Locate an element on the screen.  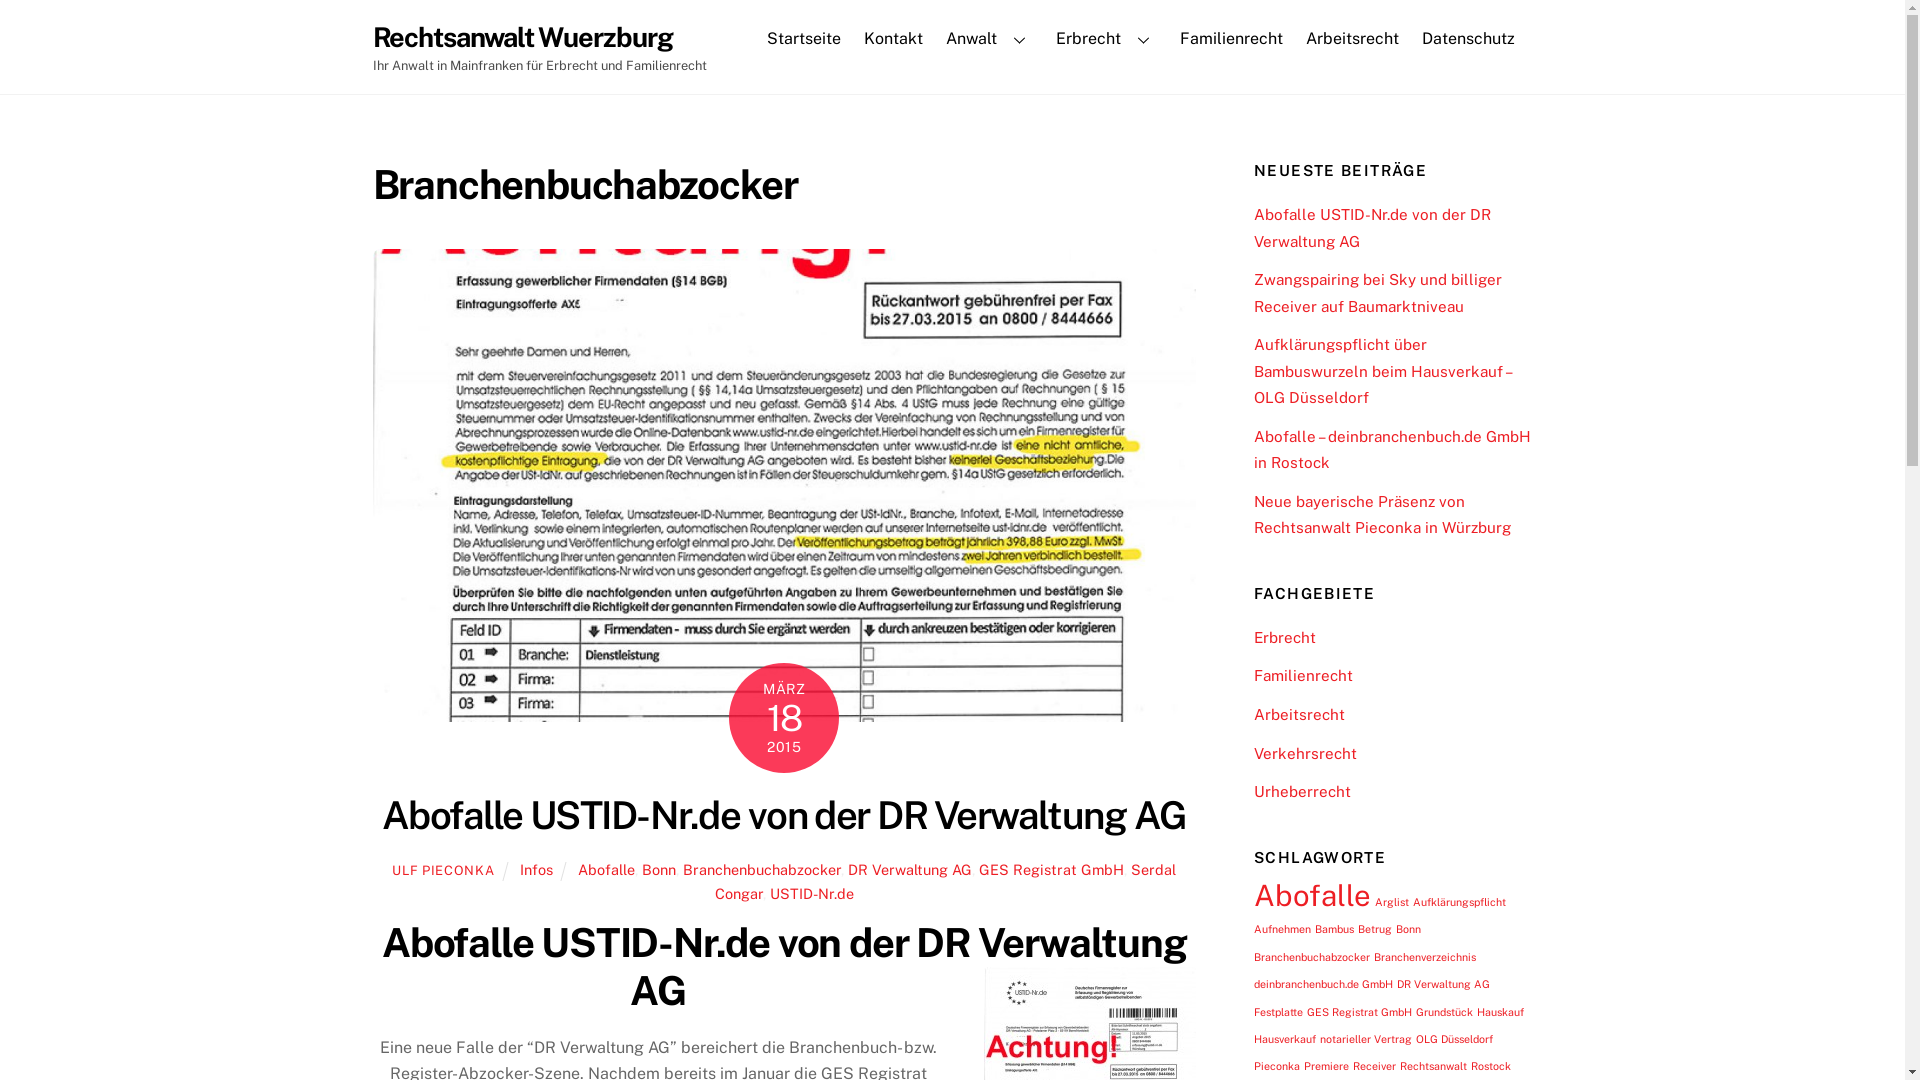
'Premiere' is located at coordinates (1326, 1064).